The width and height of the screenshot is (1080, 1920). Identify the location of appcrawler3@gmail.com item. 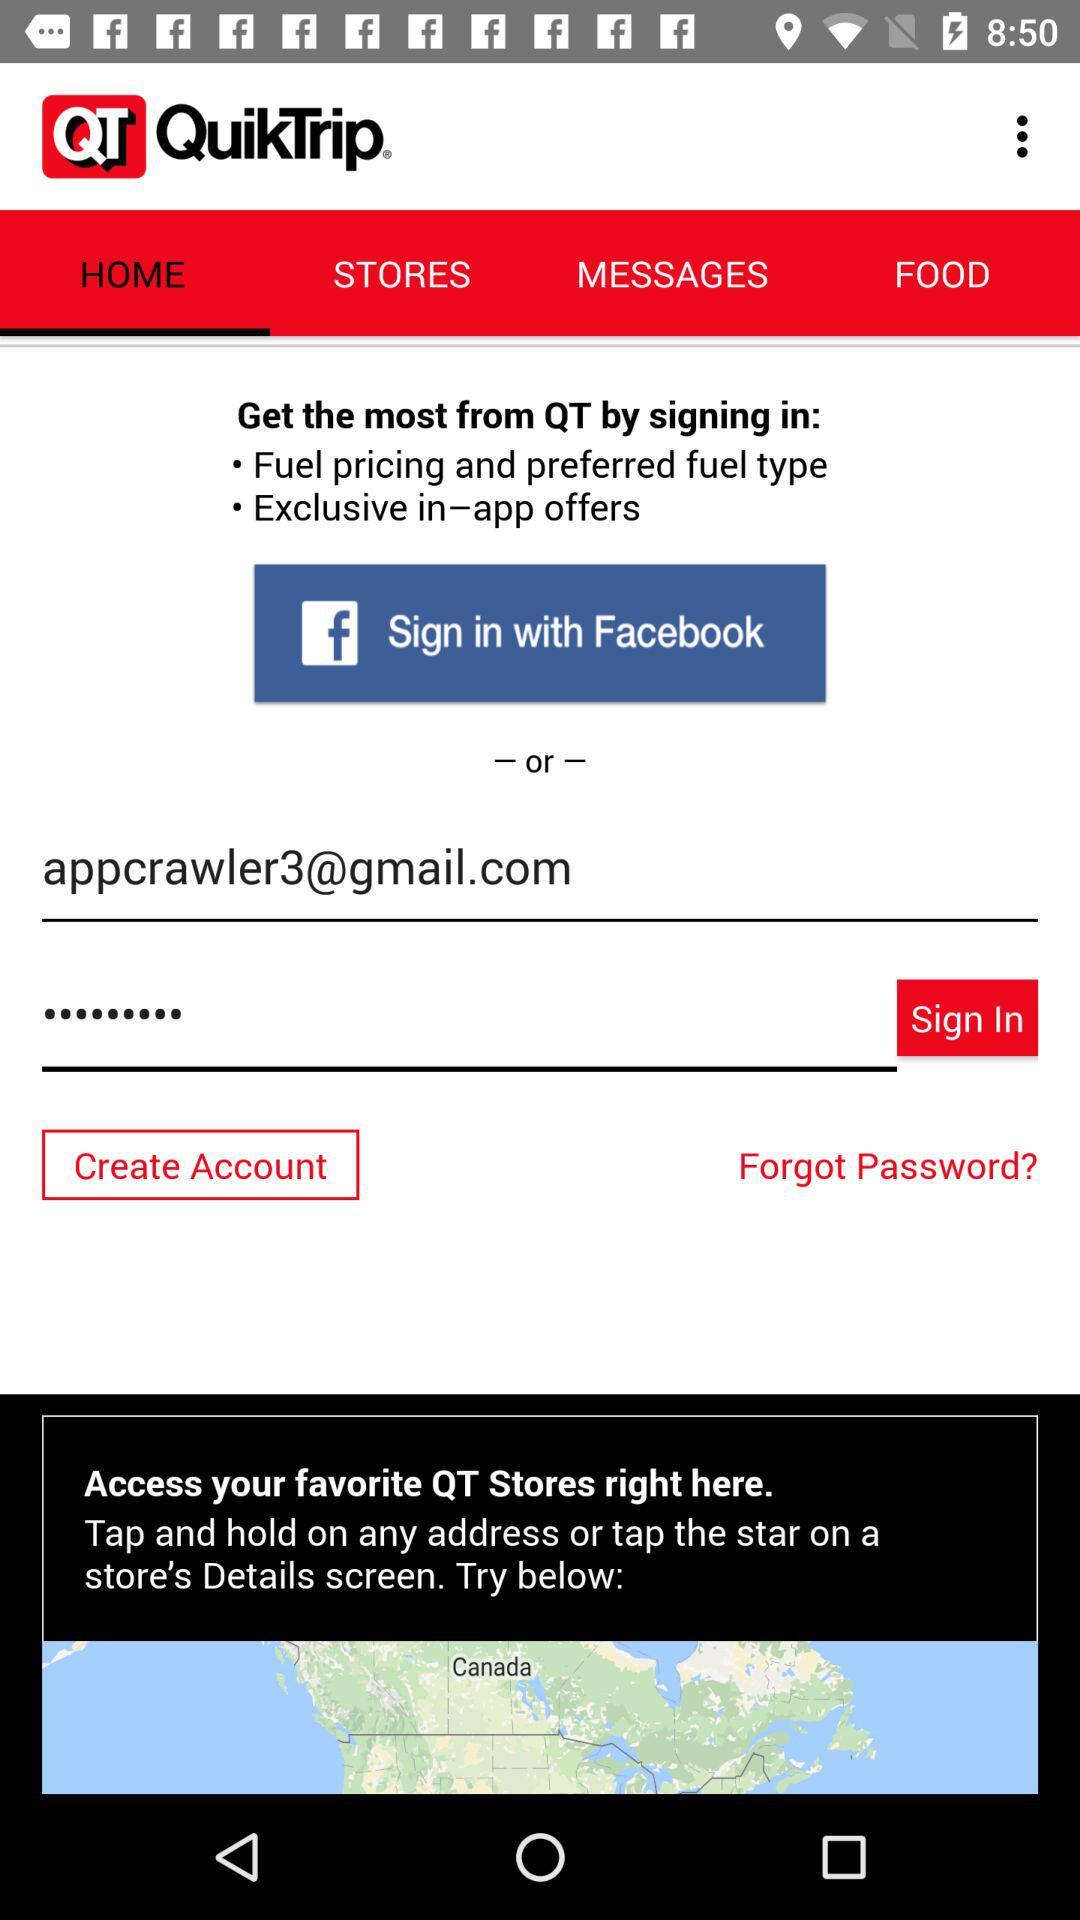
(540, 876).